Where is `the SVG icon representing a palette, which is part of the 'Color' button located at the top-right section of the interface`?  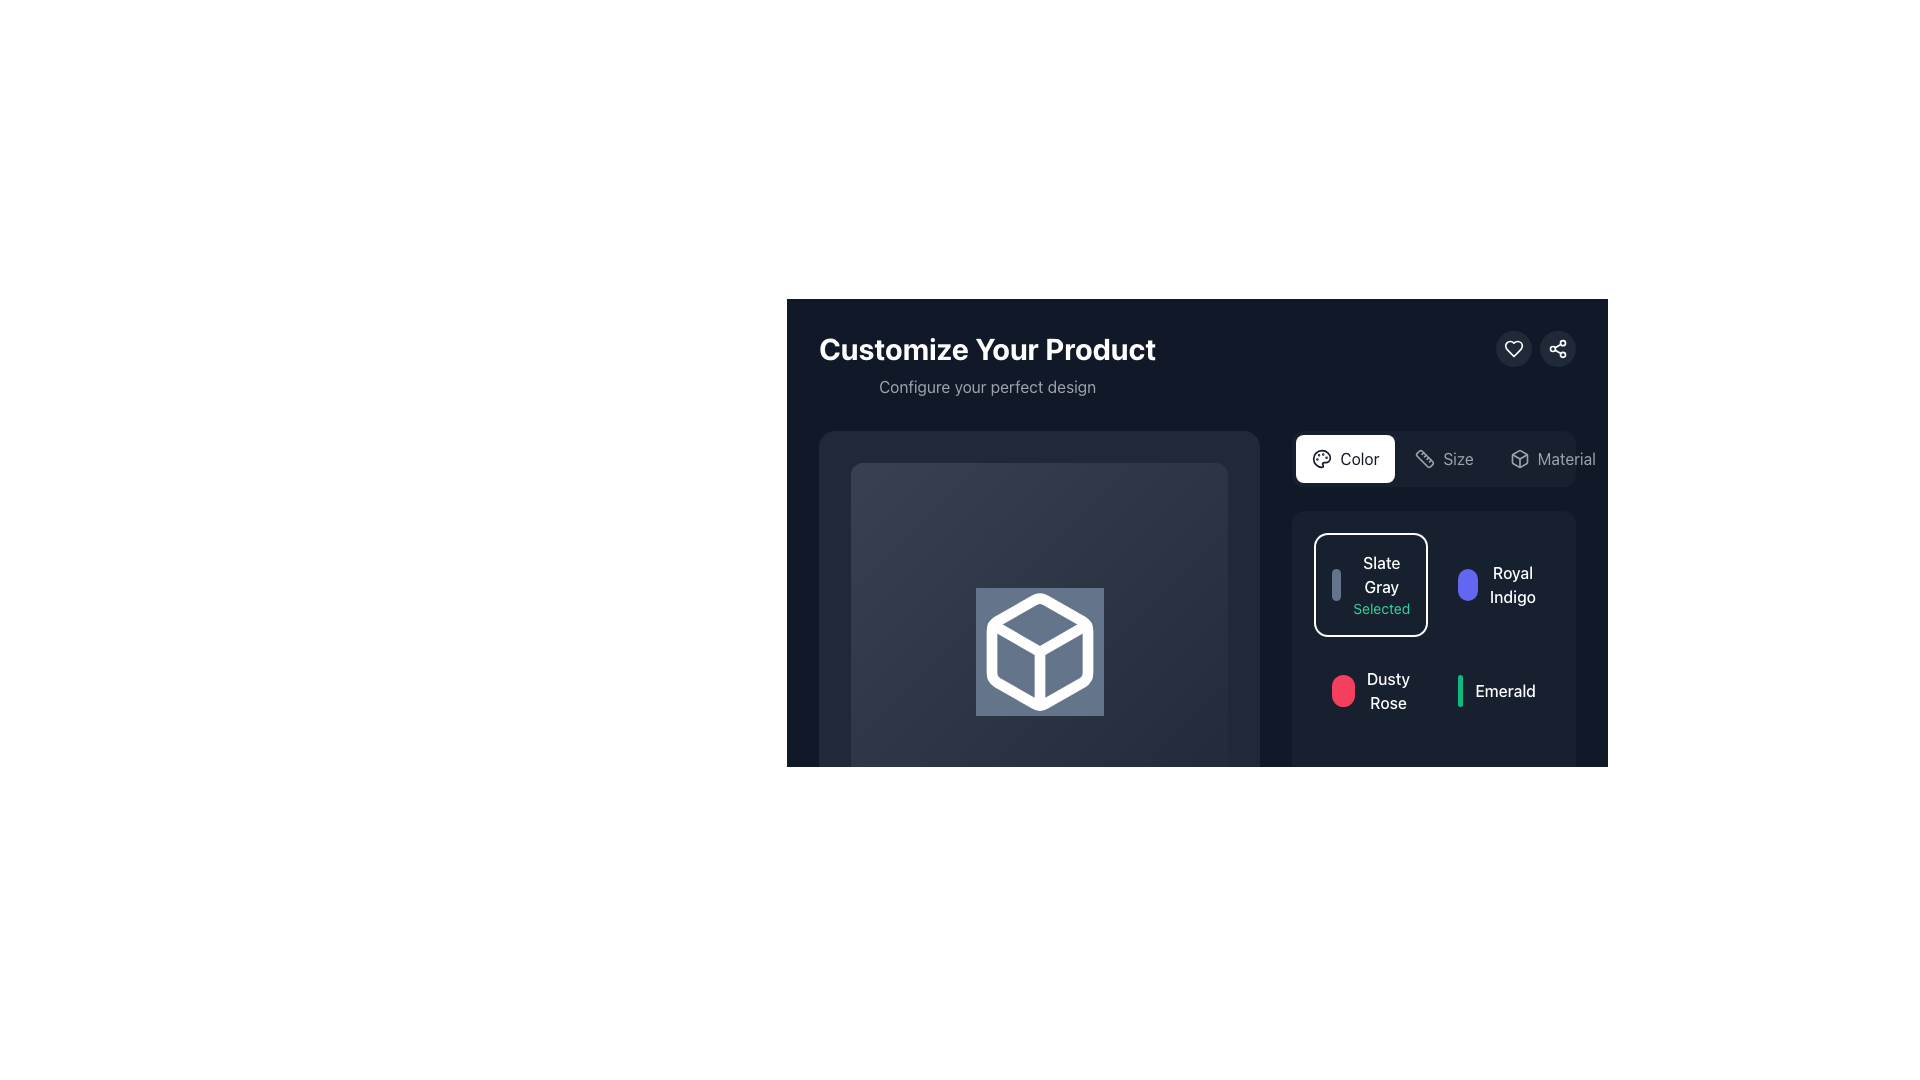 the SVG icon representing a palette, which is part of the 'Color' button located at the top-right section of the interface is located at coordinates (1322, 459).